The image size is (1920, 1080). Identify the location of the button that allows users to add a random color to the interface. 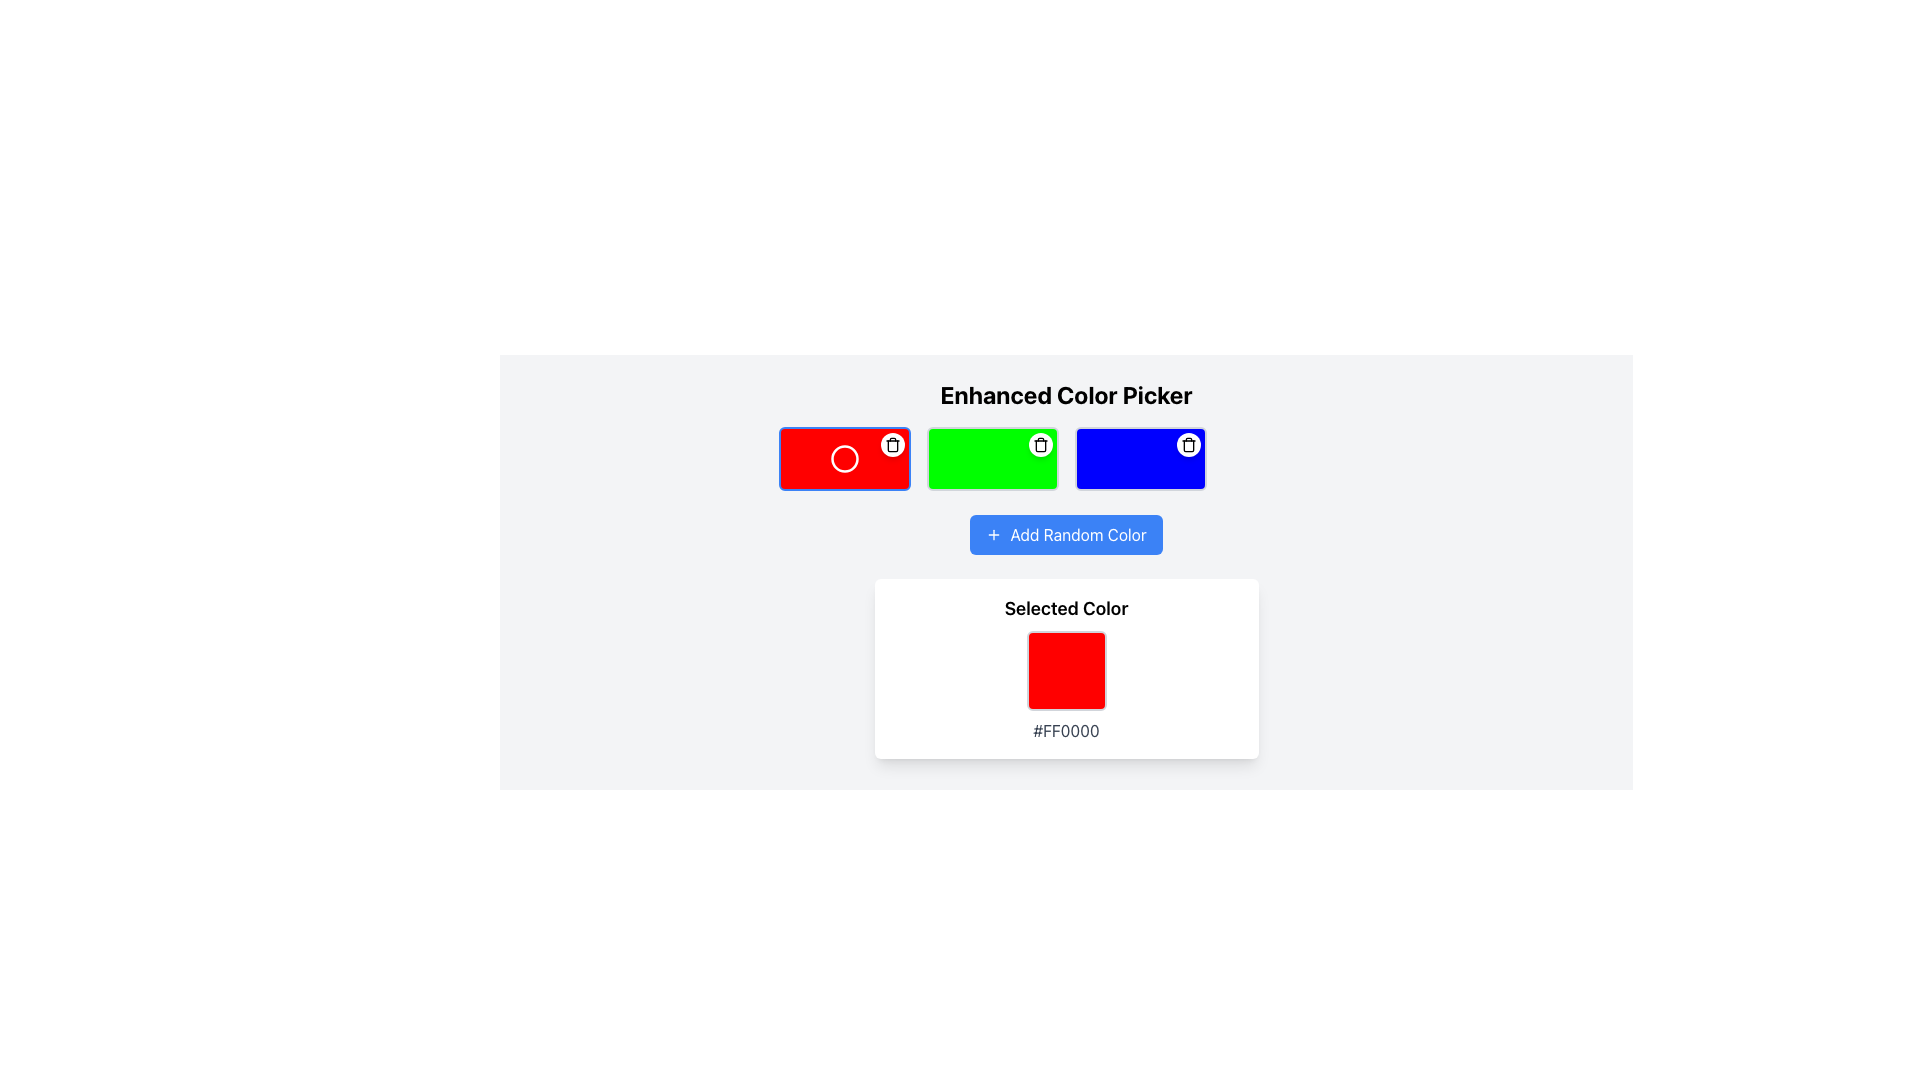
(1065, 534).